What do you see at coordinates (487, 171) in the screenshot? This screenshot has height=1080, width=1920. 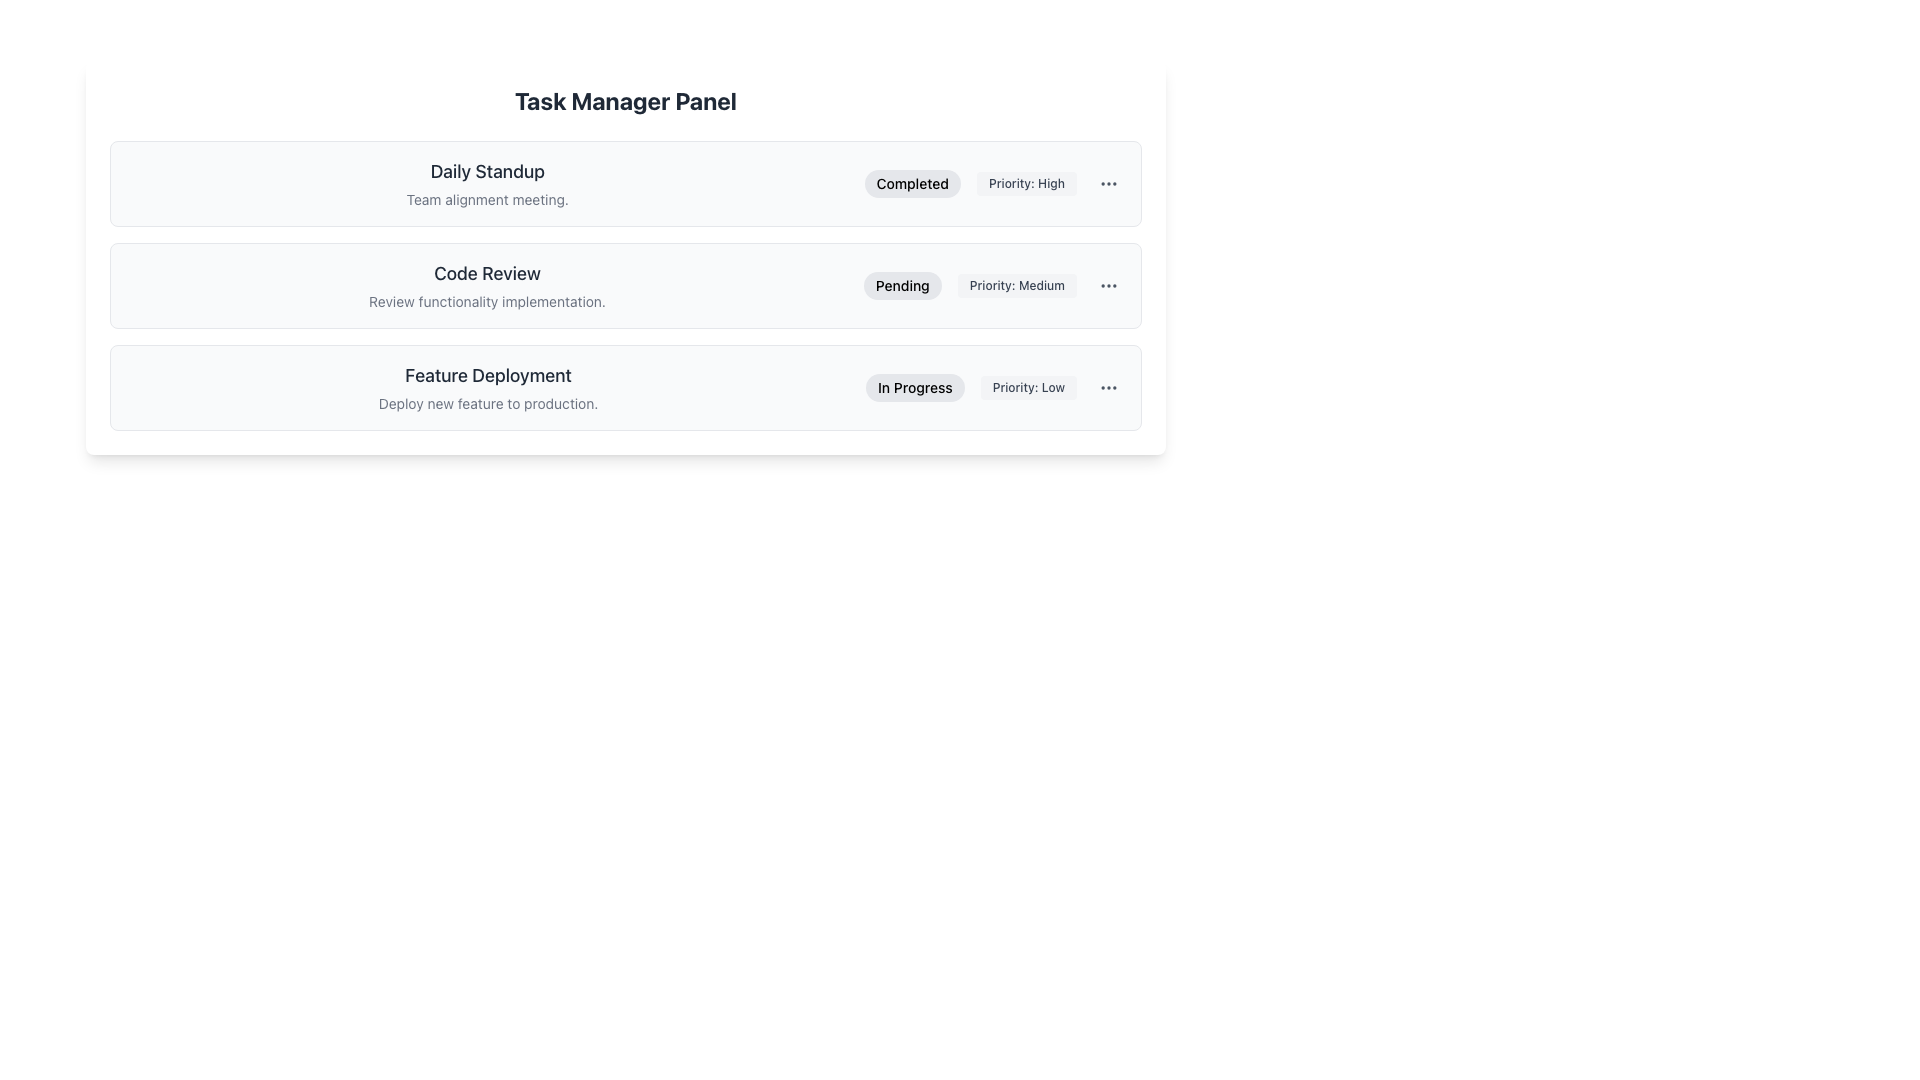 I see `text from the Text Header displaying 'Daily Standup', which is a bold dark gray text on a white background, located at the top of the task management interface` at bounding box center [487, 171].